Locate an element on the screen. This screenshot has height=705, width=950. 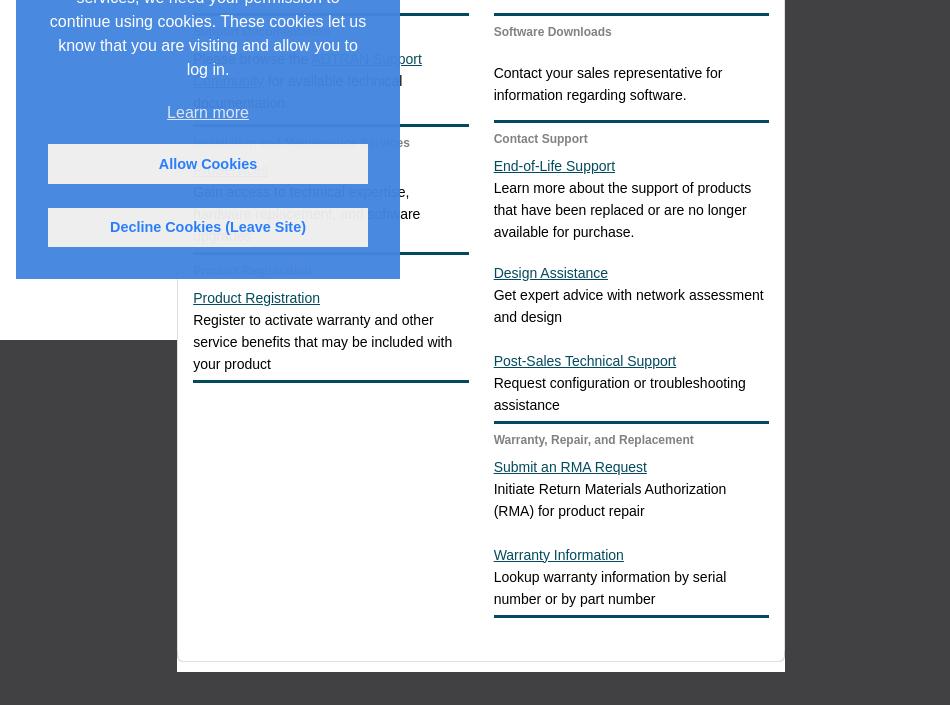
'Decline Cookies (Leave Site)' is located at coordinates (207, 227).